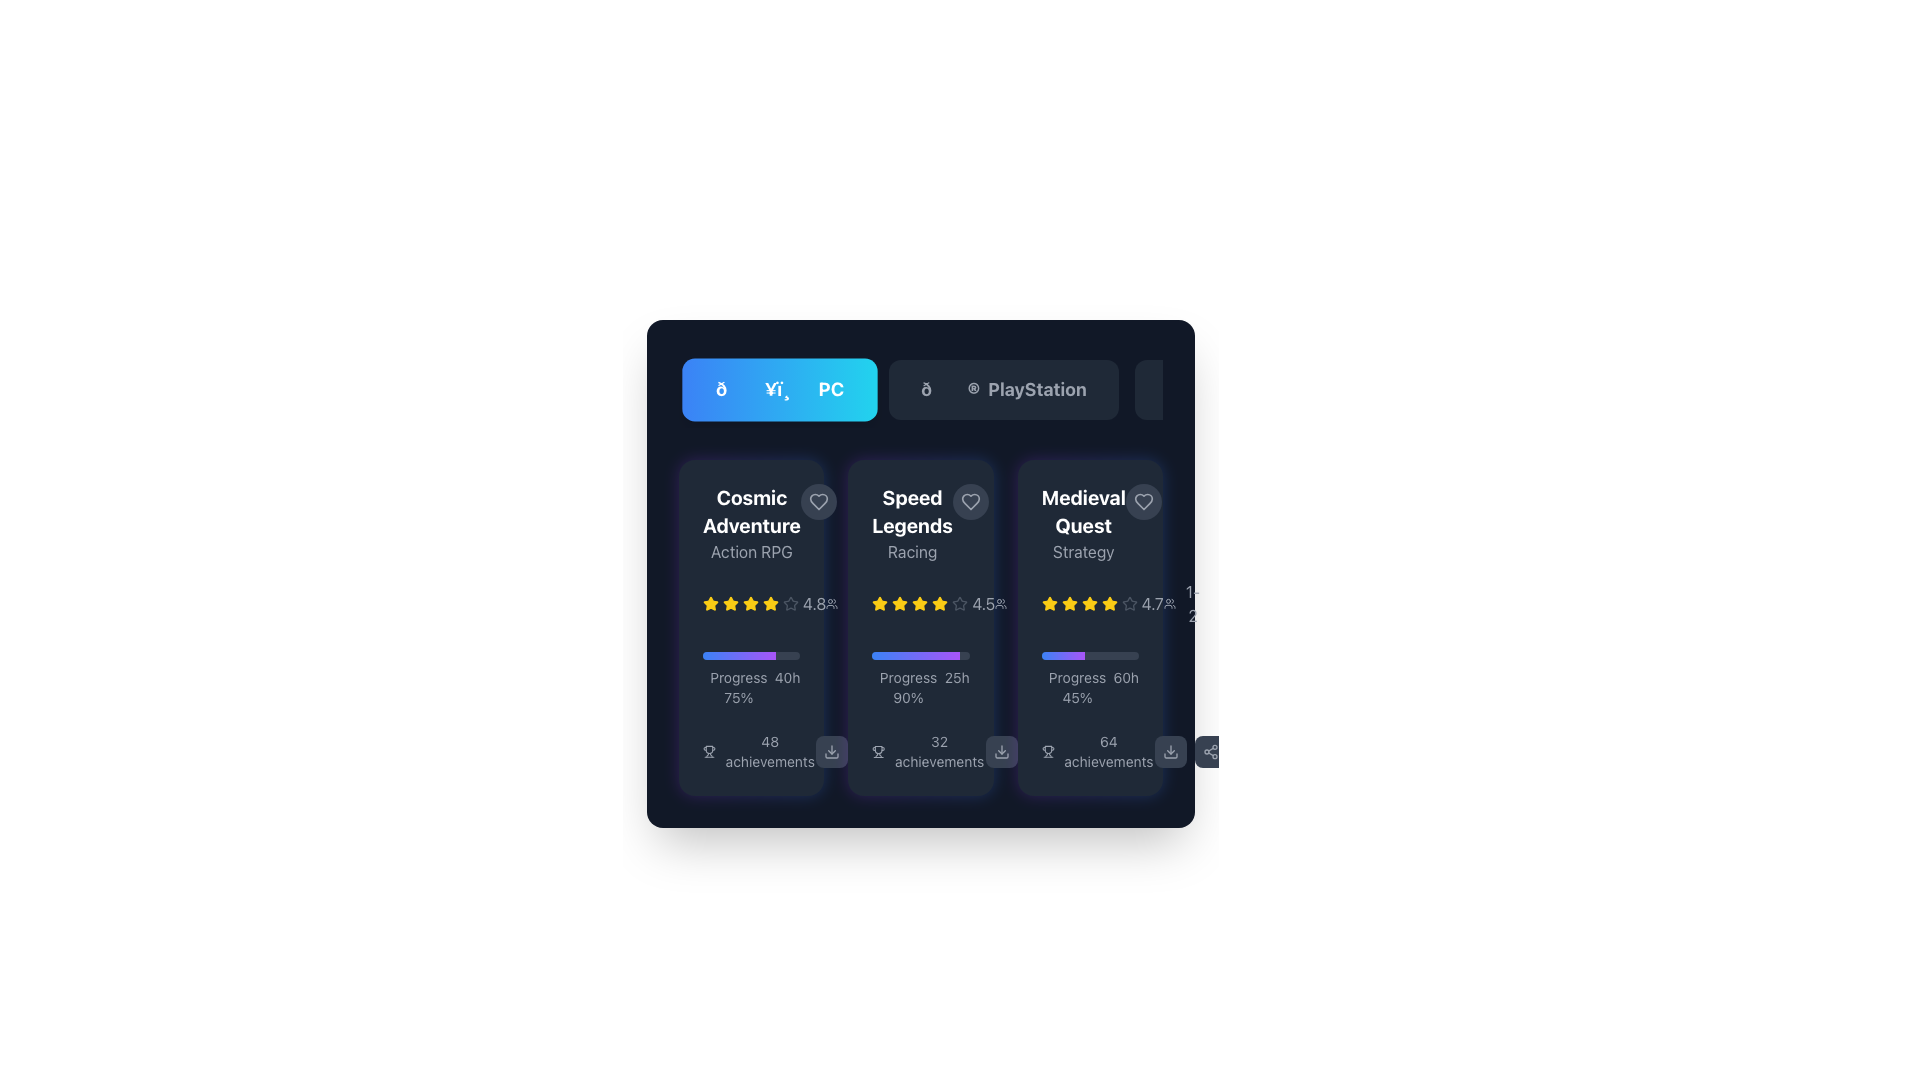  What do you see at coordinates (1143, 500) in the screenshot?
I see `the heart icon located in the top-right corner of the Medieval Quest card, which is in the rightmost column of the three displayed cards` at bounding box center [1143, 500].